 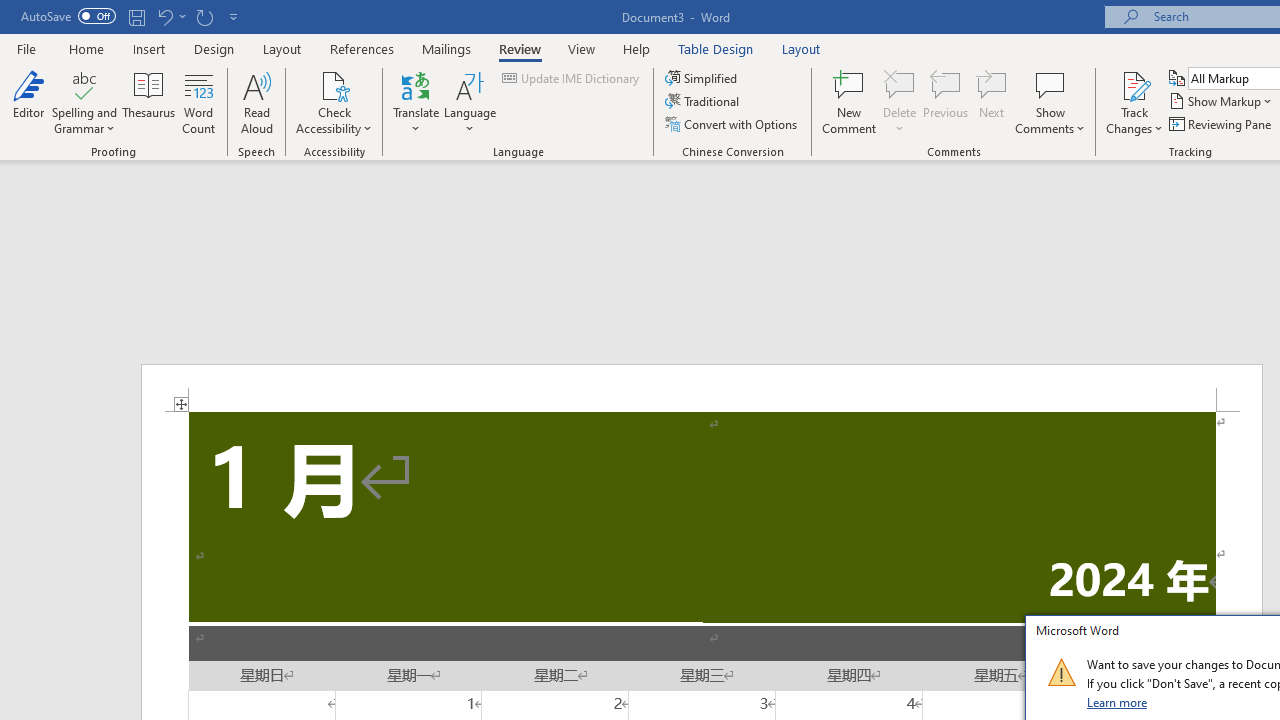 I want to click on 'Word Count', so click(x=199, y=103).